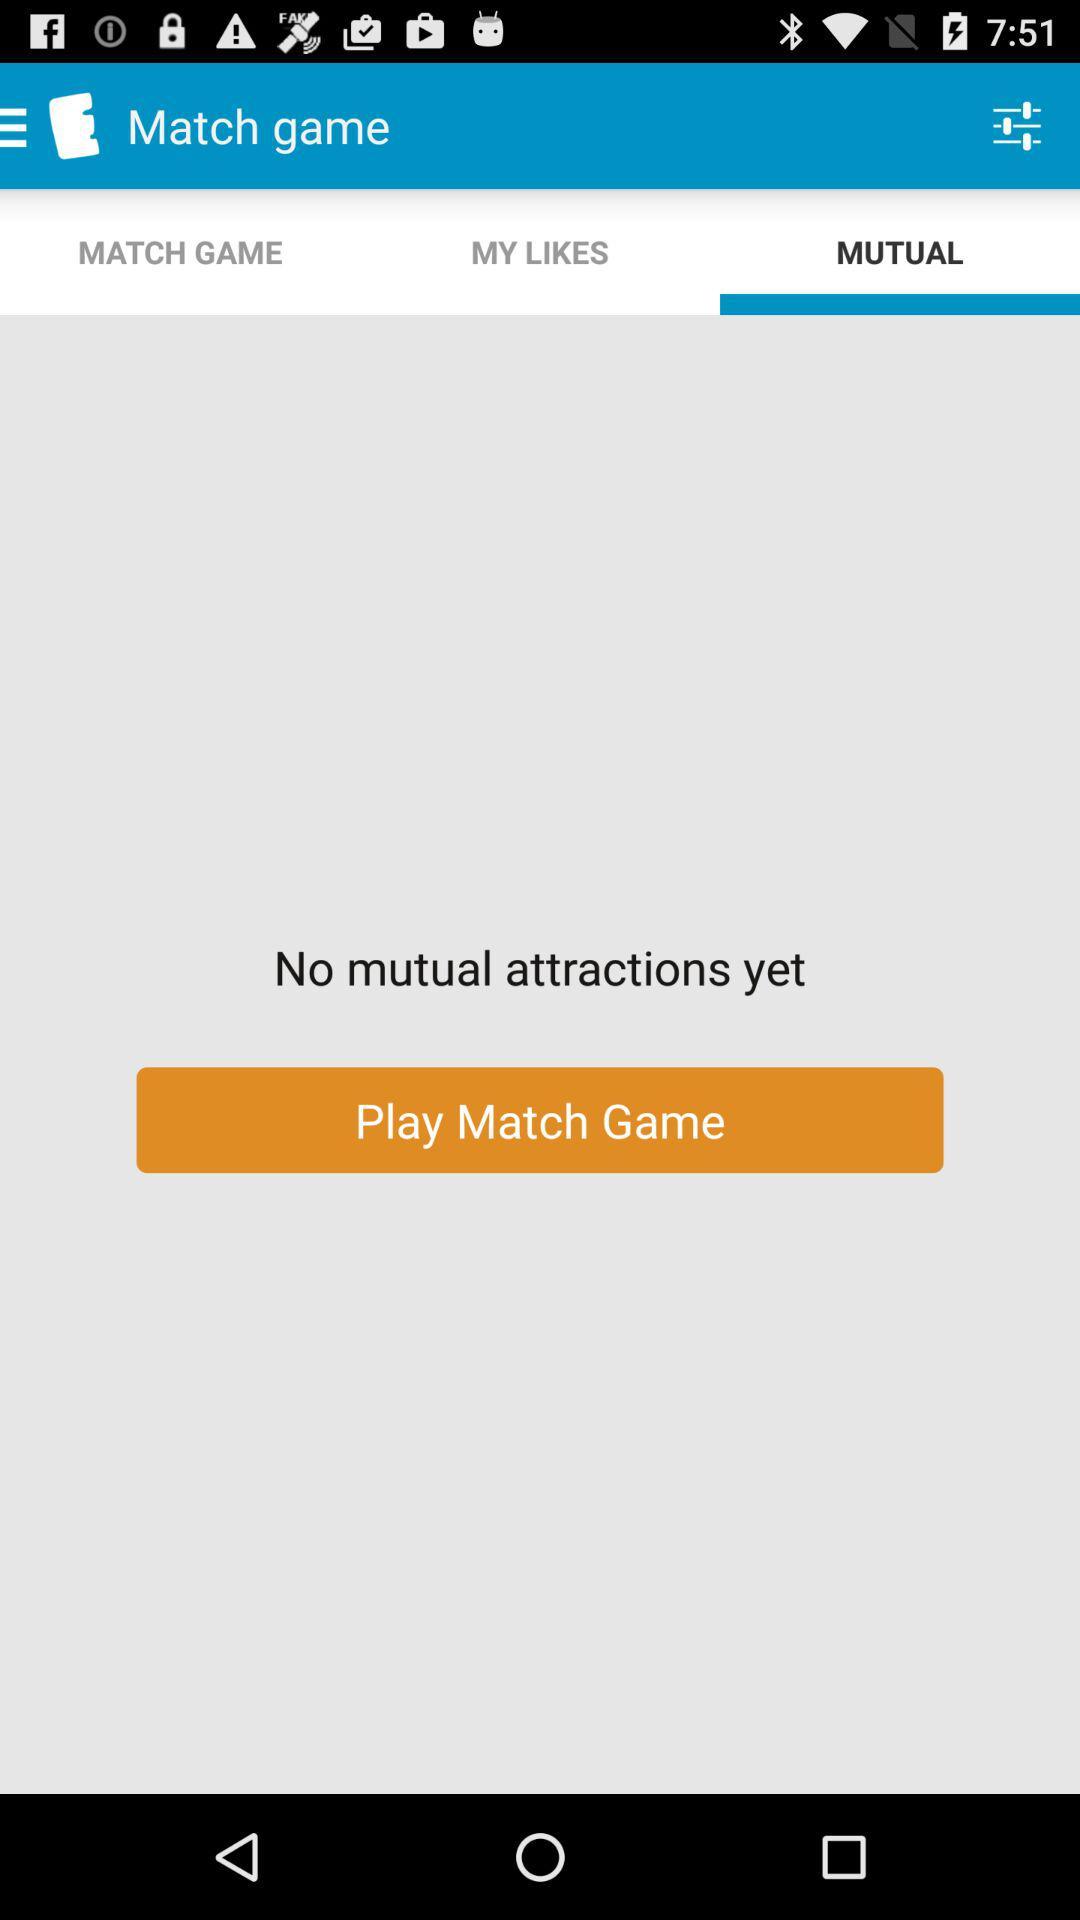 Image resolution: width=1080 pixels, height=1920 pixels. I want to click on icon to the left of mutual, so click(540, 251).